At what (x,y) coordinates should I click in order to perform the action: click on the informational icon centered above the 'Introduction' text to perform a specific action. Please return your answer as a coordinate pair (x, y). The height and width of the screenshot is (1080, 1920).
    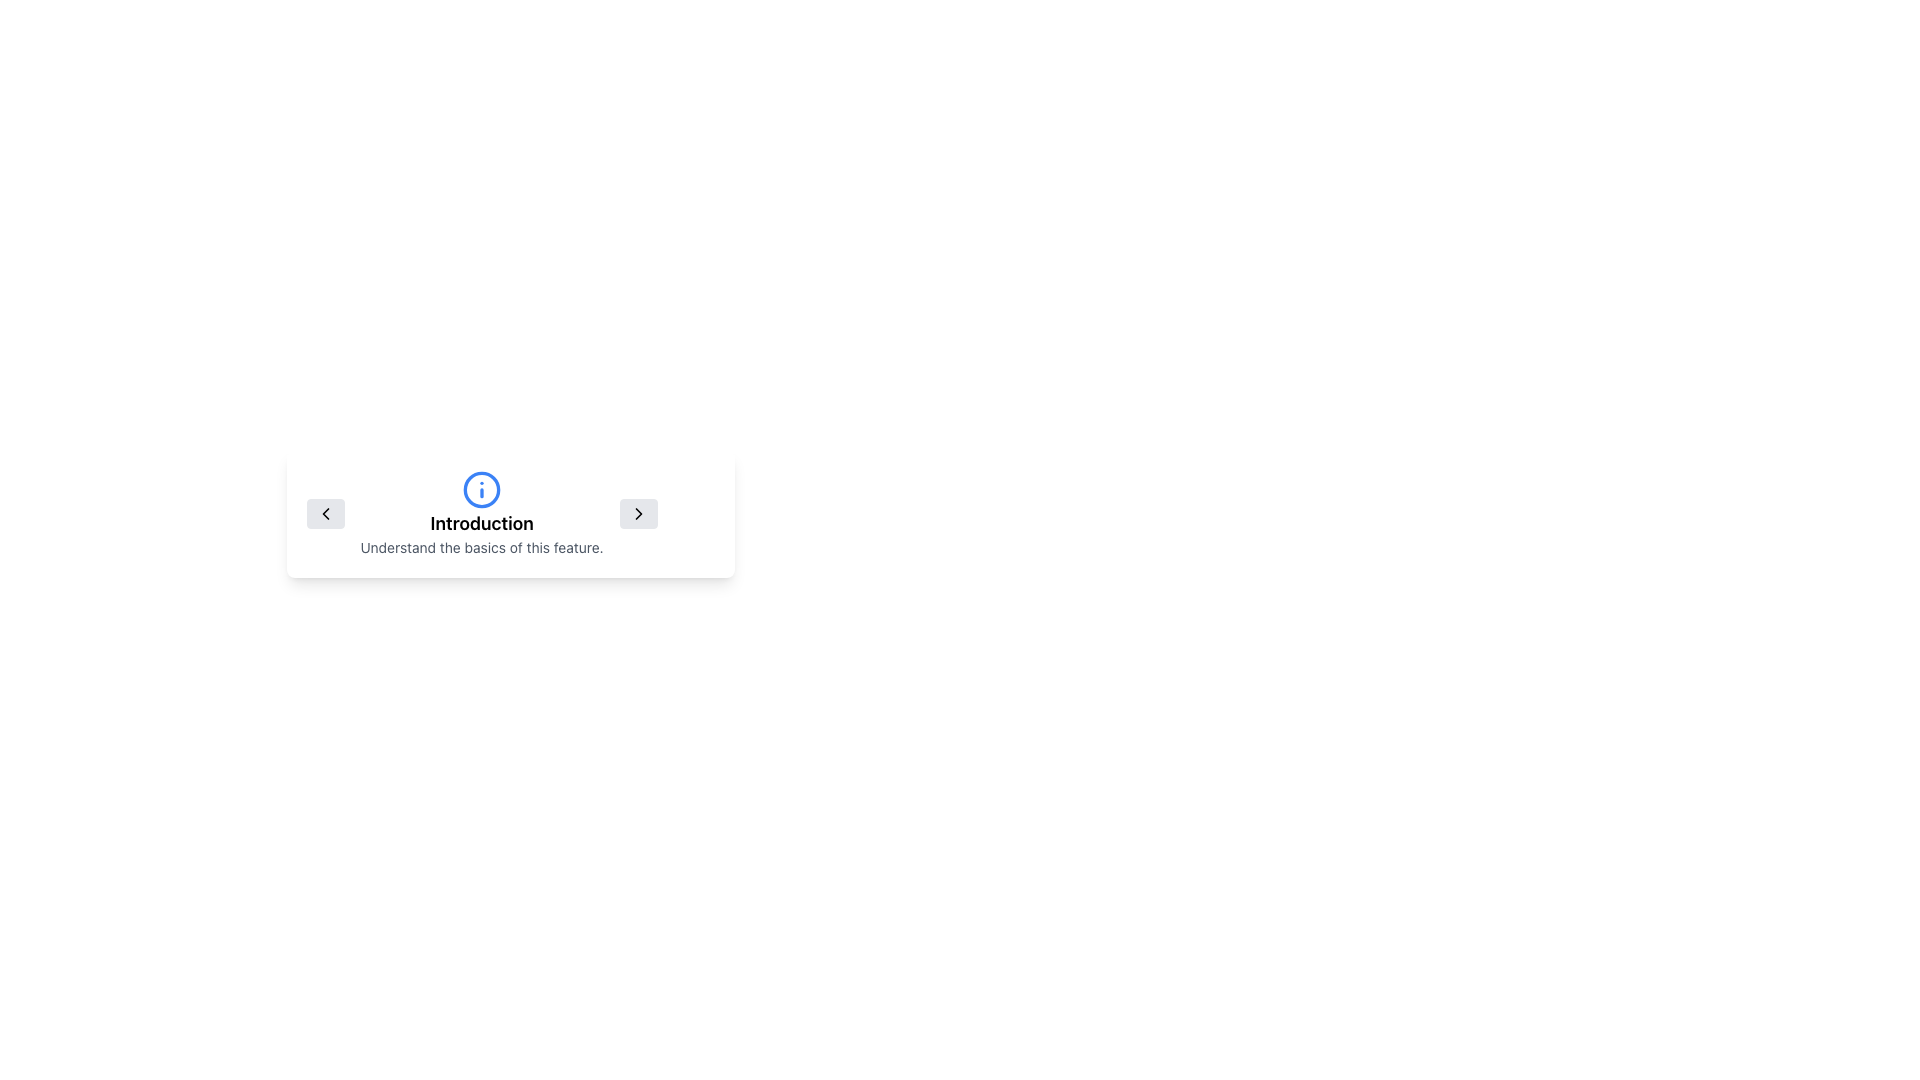
    Looking at the image, I should click on (482, 489).